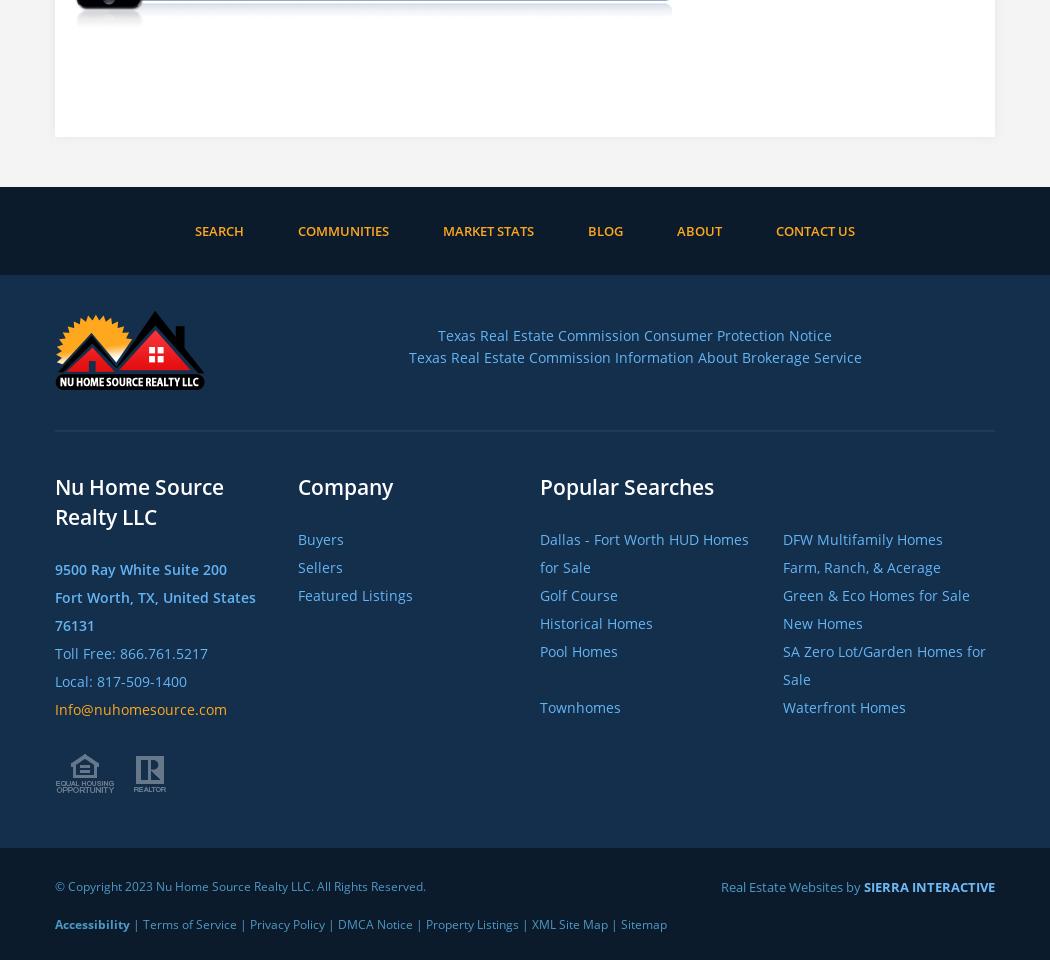 Image resolution: width=1050 pixels, height=960 pixels. I want to click on 'Waterfront Homes', so click(843, 707).